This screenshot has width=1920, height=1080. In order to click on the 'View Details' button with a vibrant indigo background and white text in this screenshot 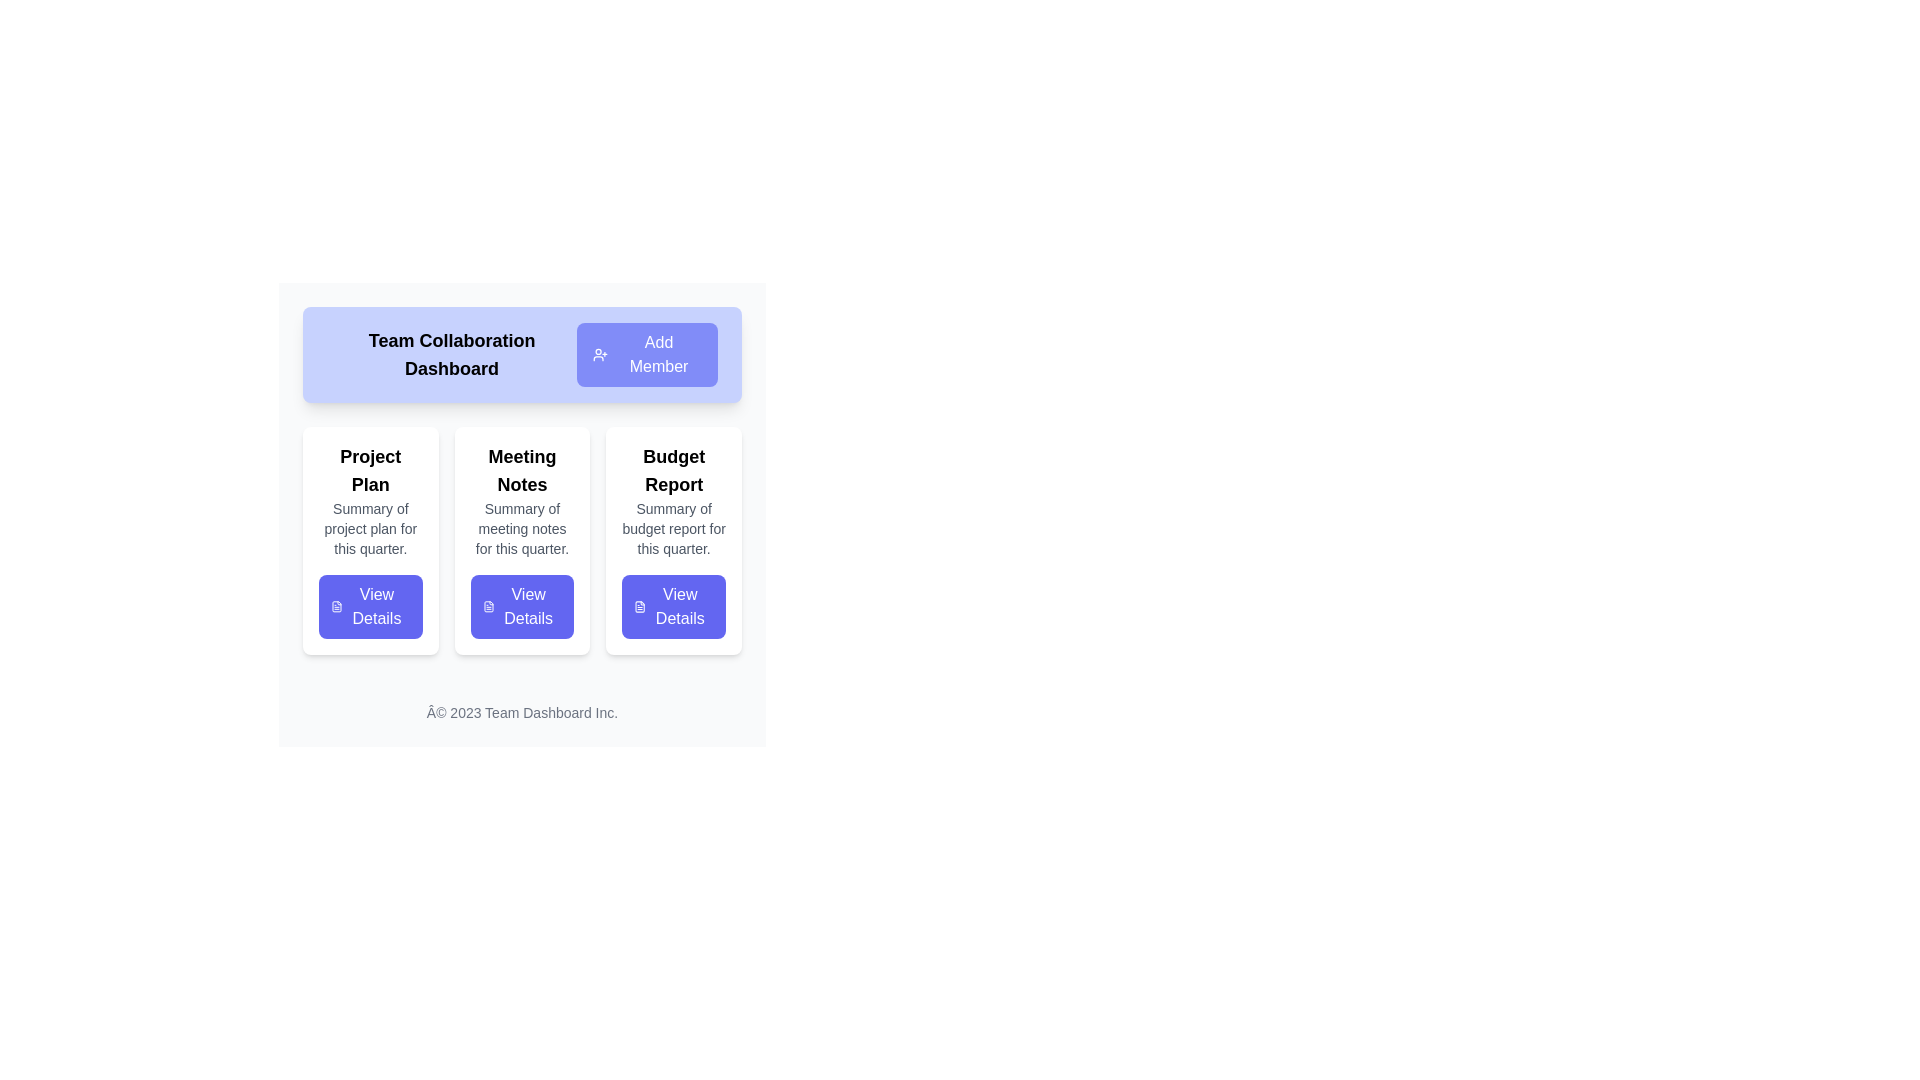, I will do `click(522, 605)`.